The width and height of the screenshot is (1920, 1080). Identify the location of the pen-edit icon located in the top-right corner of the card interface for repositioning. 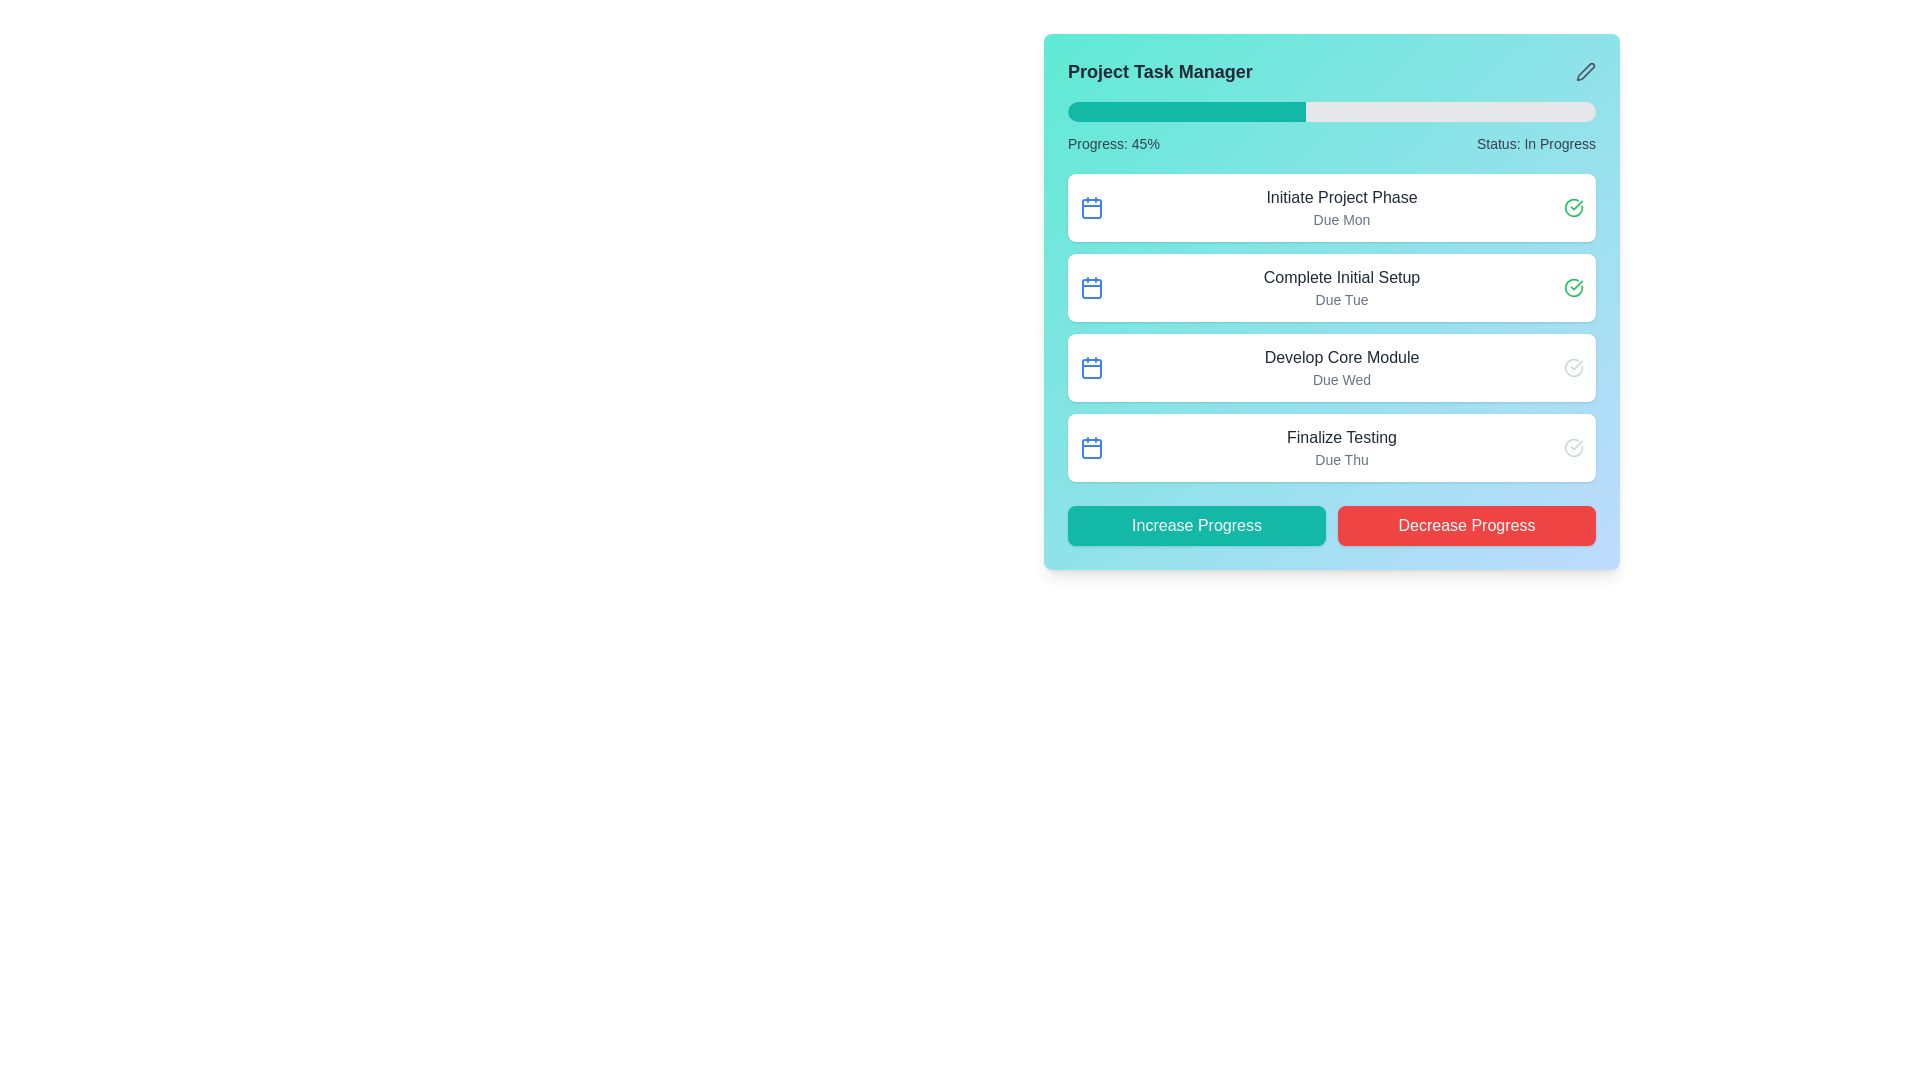
(1584, 71).